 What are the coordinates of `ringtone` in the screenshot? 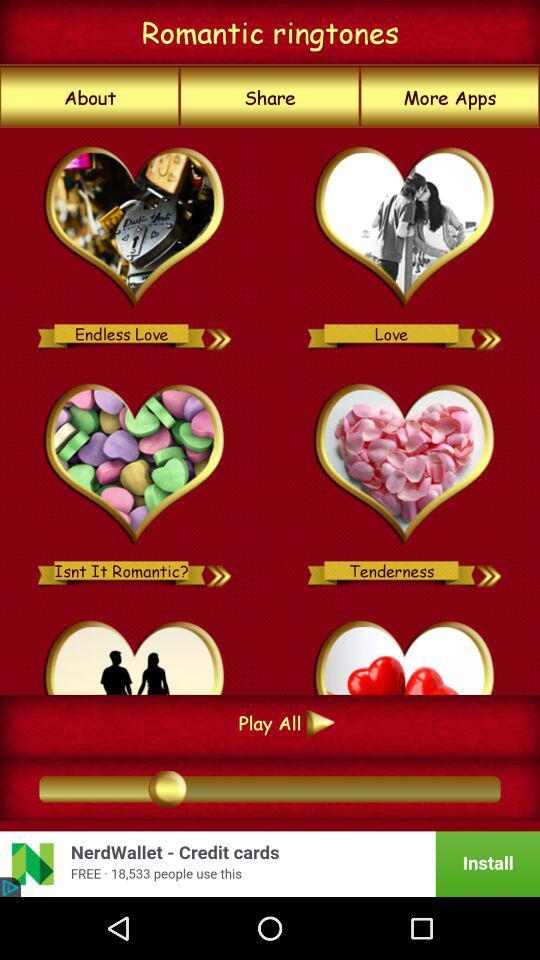 It's located at (489, 333).